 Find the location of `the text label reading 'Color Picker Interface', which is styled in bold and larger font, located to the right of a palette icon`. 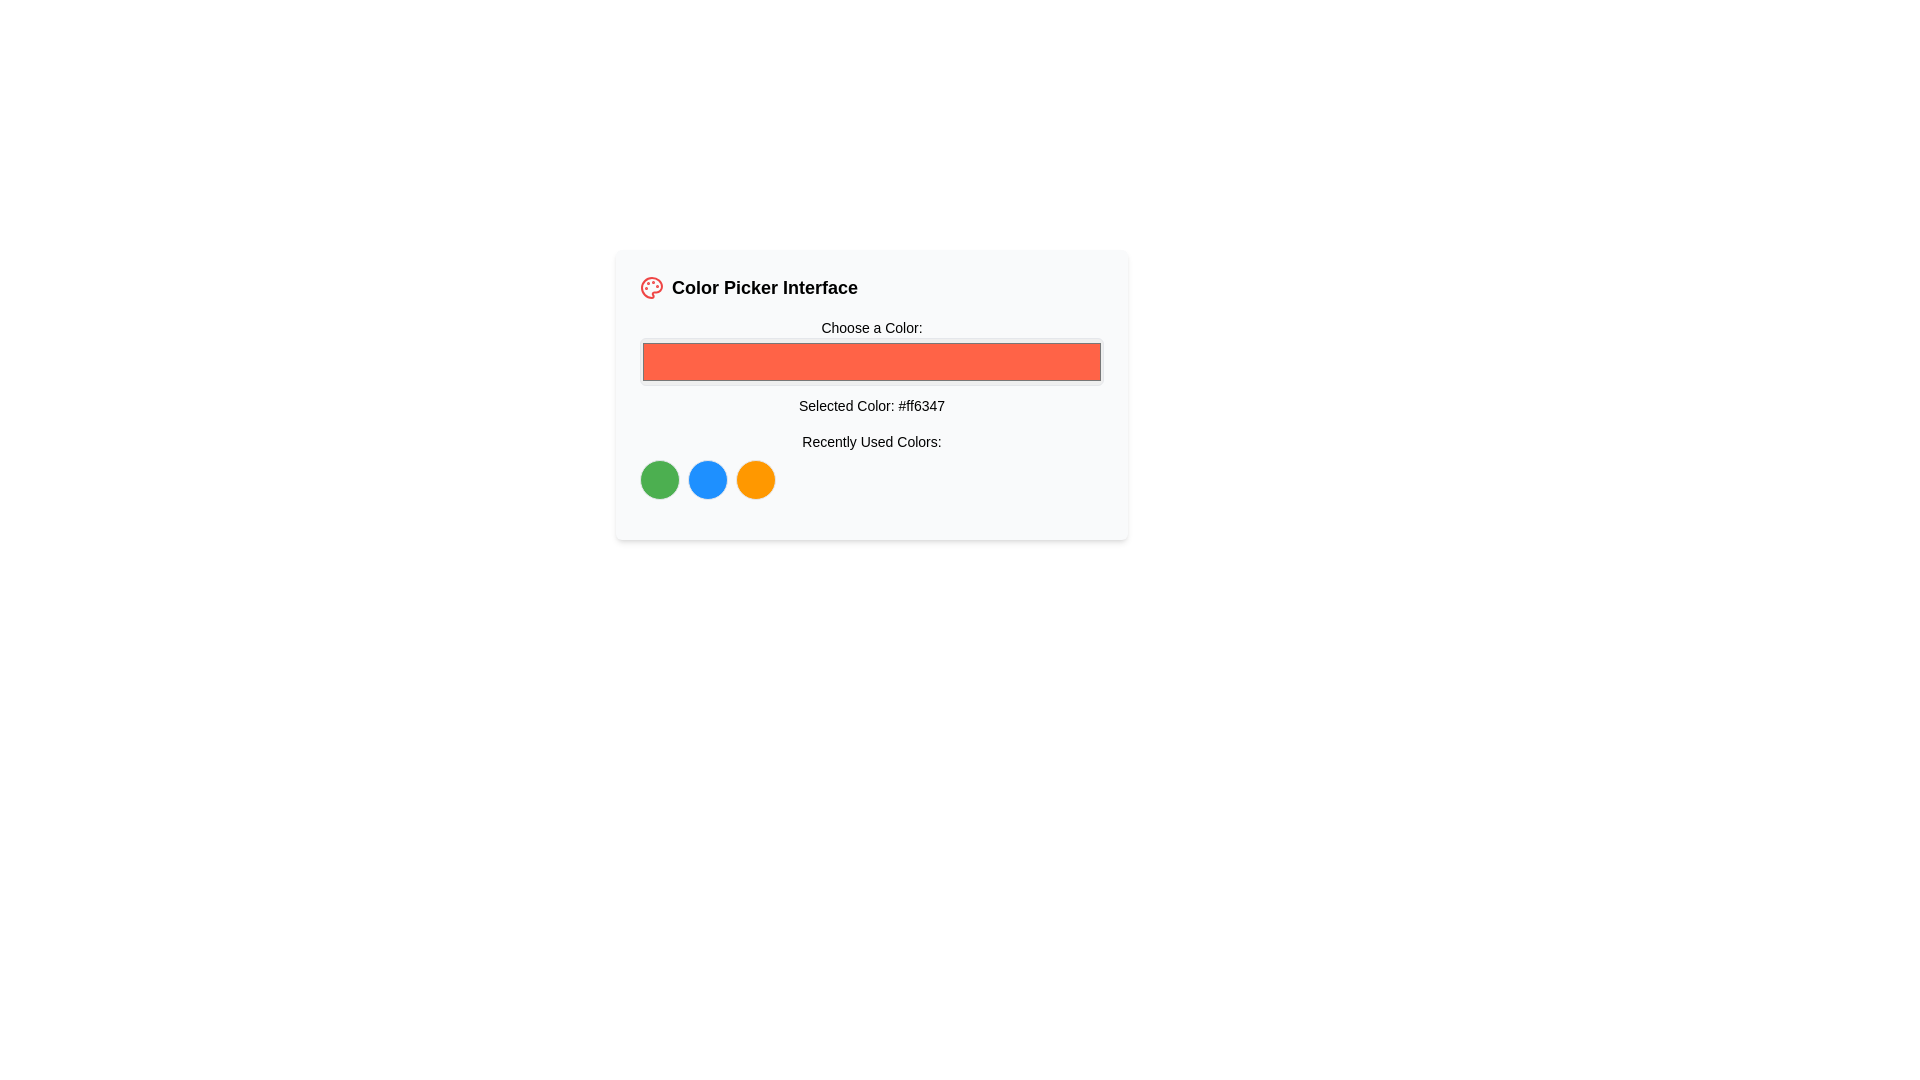

the text label reading 'Color Picker Interface', which is styled in bold and larger font, located to the right of a palette icon is located at coordinates (764, 288).